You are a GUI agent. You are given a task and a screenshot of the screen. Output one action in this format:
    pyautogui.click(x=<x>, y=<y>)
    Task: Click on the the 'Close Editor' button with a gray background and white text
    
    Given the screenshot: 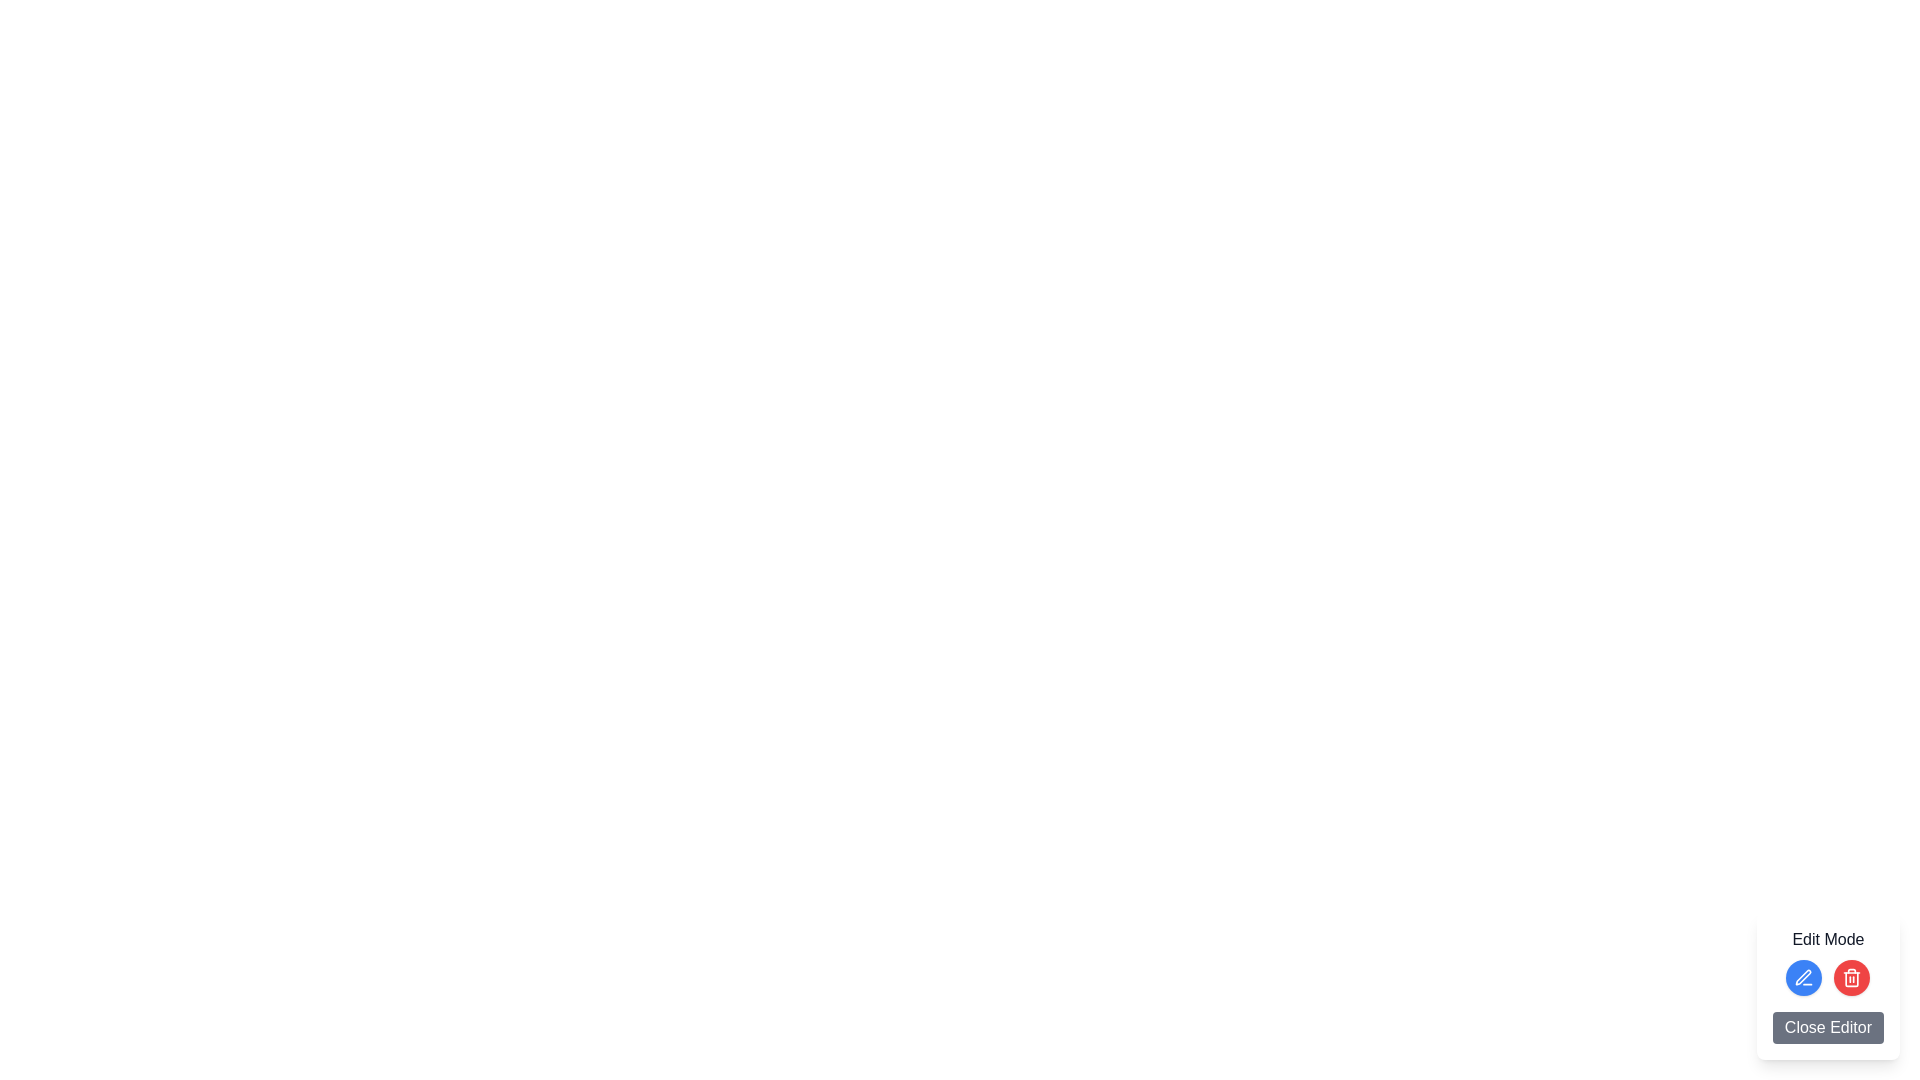 What is the action you would take?
    pyautogui.click(x=1828, y=1028)
    